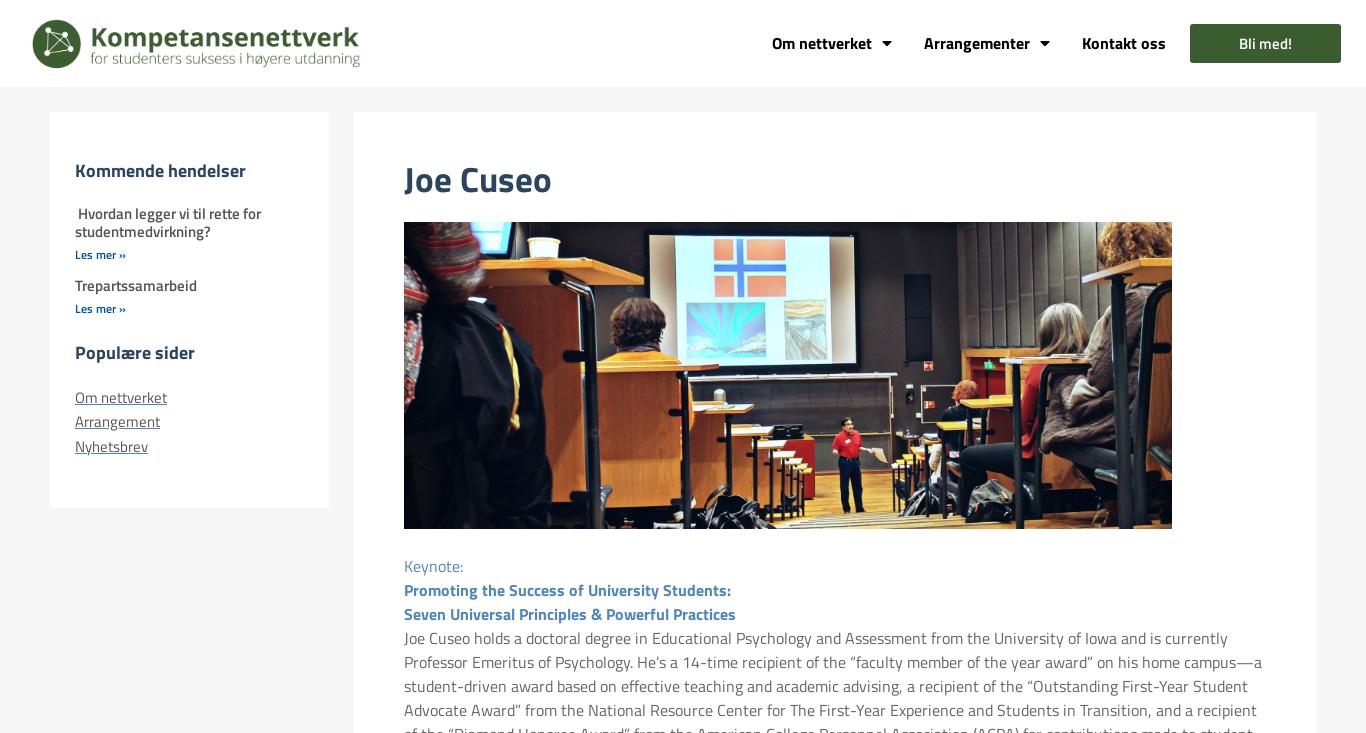 The image size is (1366, 733). I want to click on 'Arrangementer', so click(976, 42).